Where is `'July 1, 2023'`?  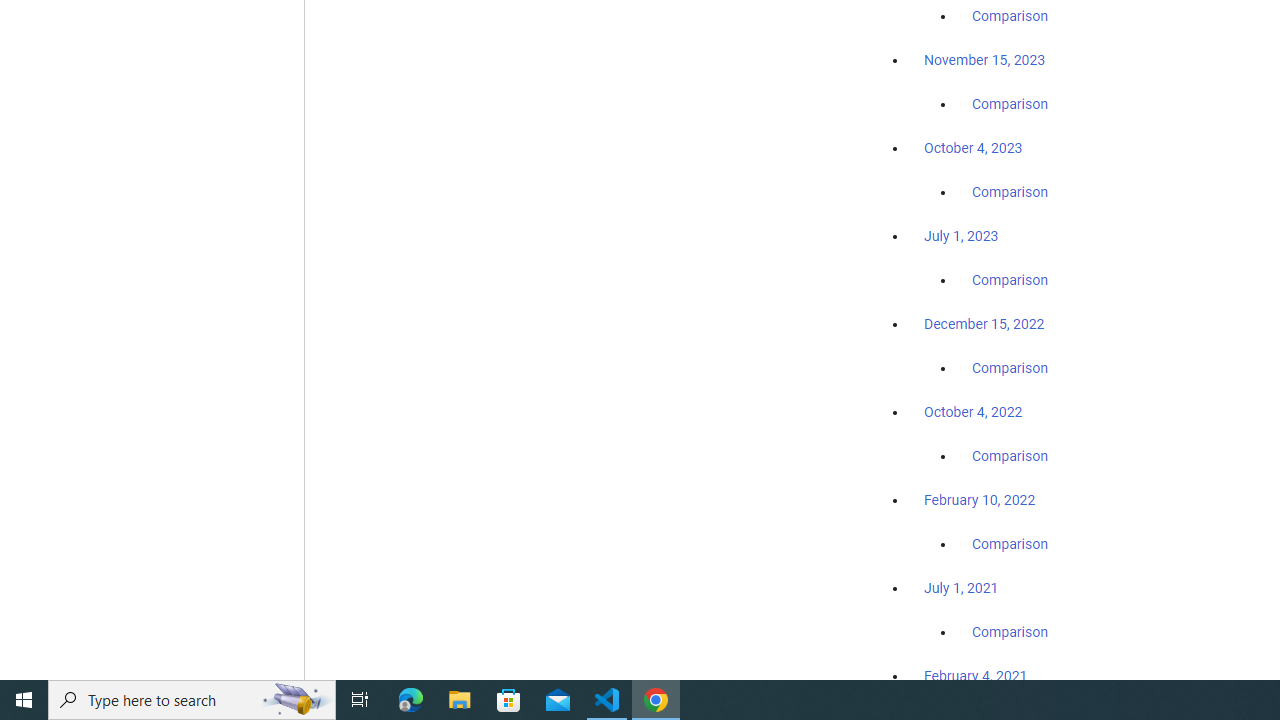
'July 1, 2023' is located at coordinates (961, 235).